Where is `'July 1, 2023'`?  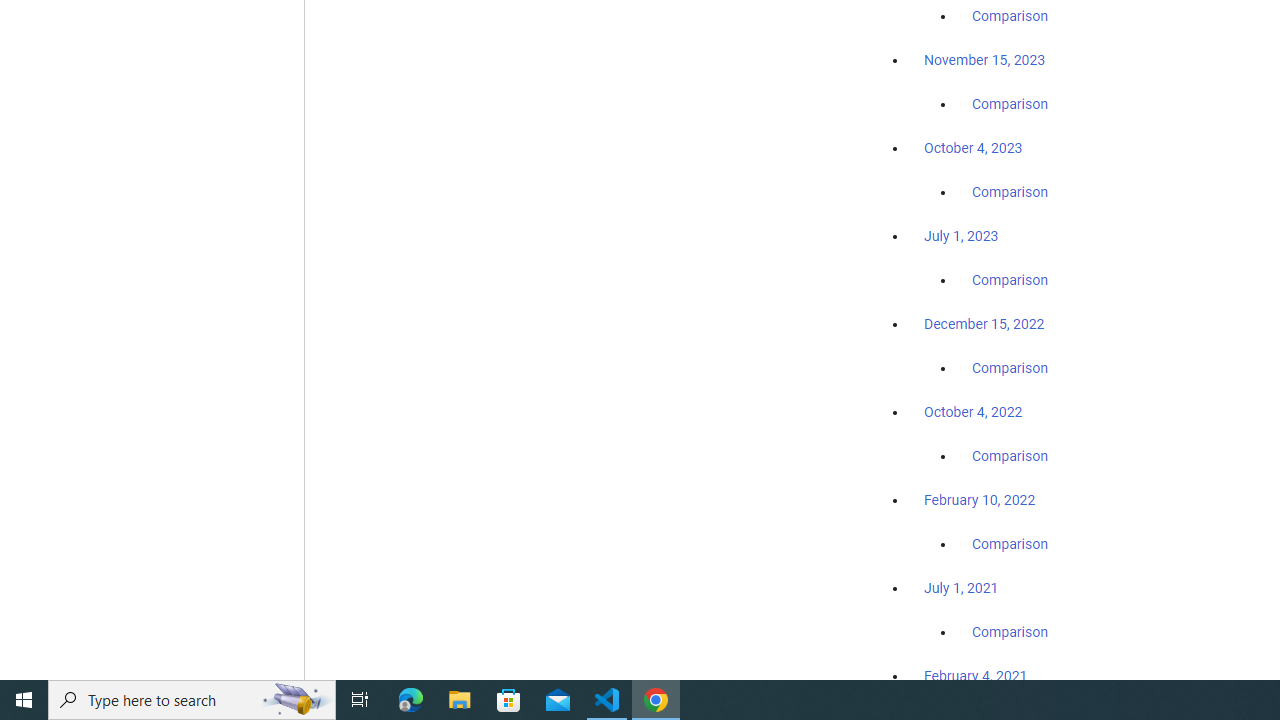
'July 1, 2023' is located at coordinates (961, 235).